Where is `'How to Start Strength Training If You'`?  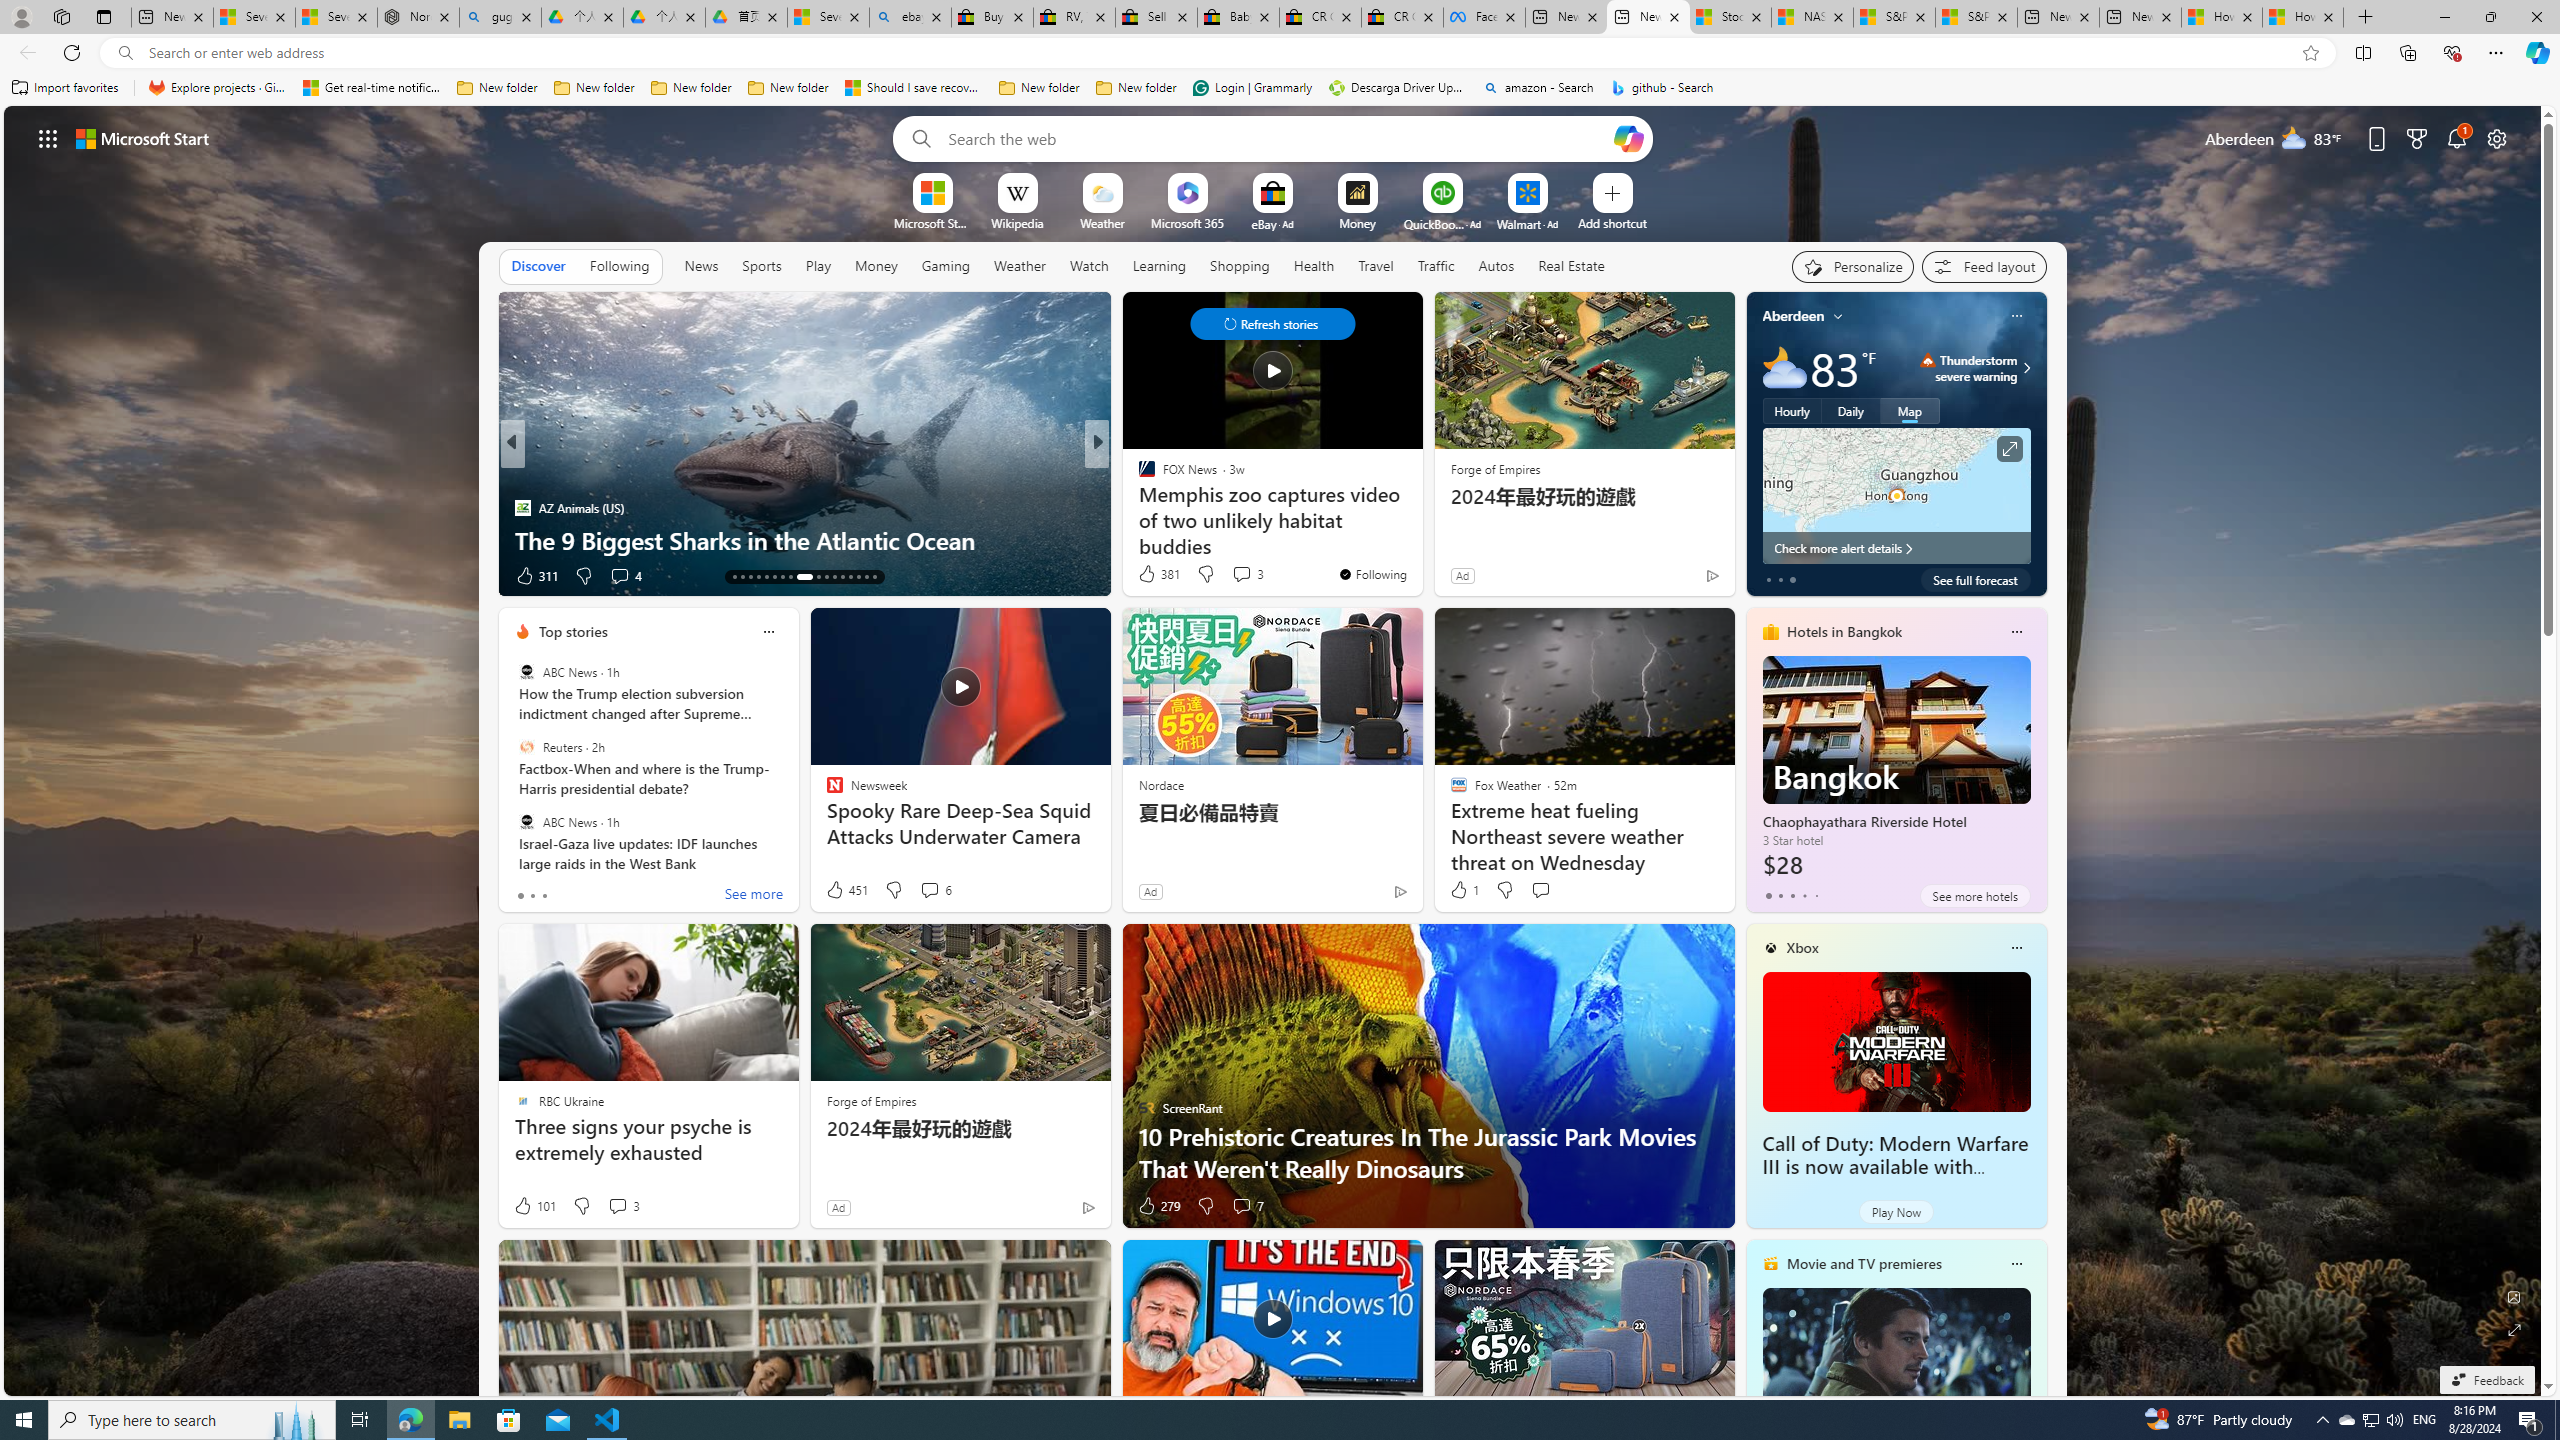 'How to Start Strength Training If You' is located at coordinates (1418, 524).